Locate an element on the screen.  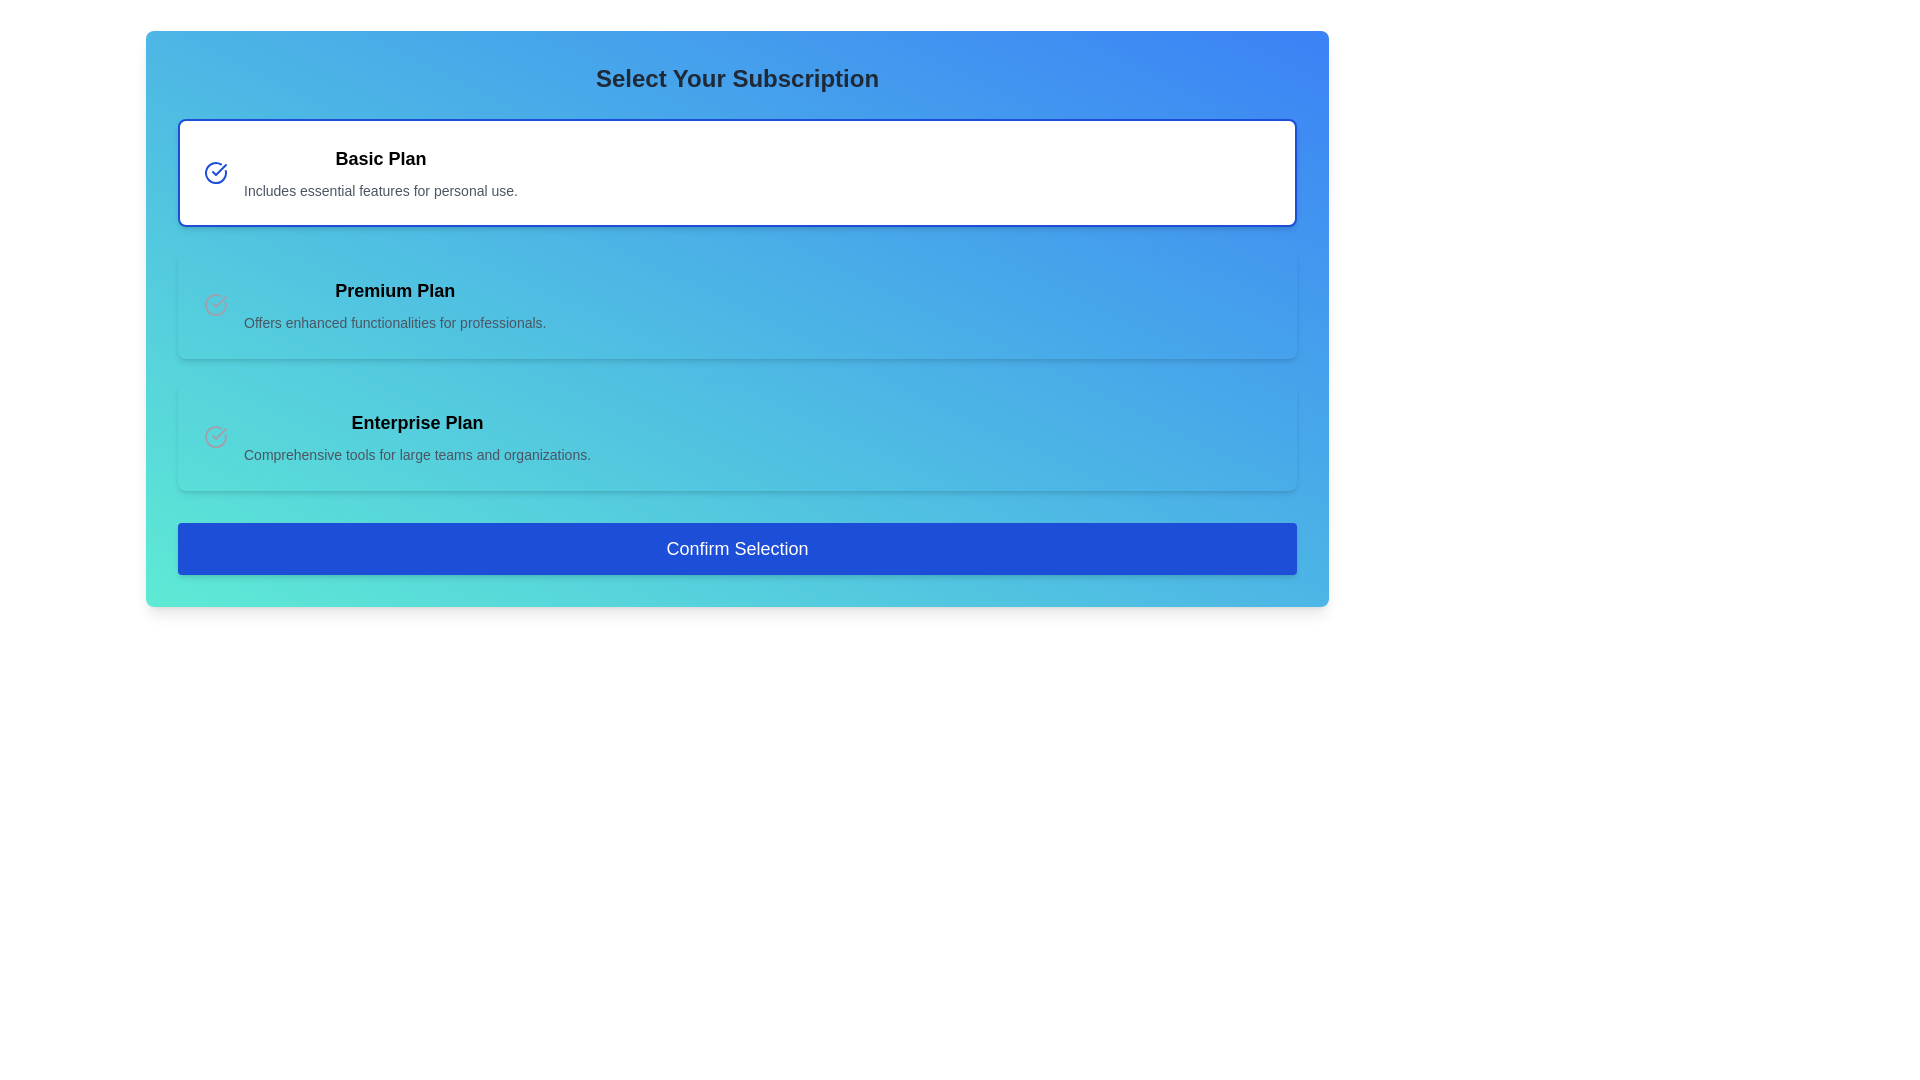
the blue rectangular button labeled 'Confirm Selection' to observe its interactive effects is located at coordinates (736, 548).